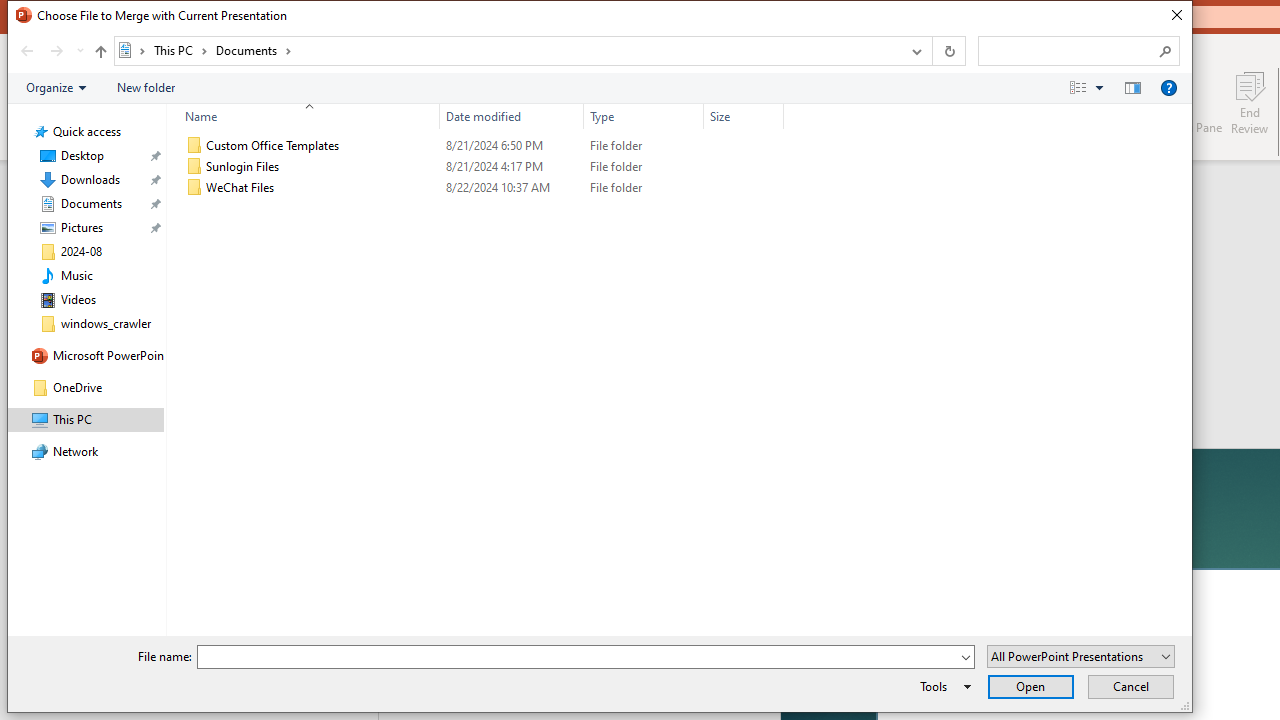 Image resolution: width=1280 pixels, height=720 pixels. What do you see at coordinates (100, 53) in the screenshot?
I see `'Up band toolbar'` at bounding box center [100, 53].